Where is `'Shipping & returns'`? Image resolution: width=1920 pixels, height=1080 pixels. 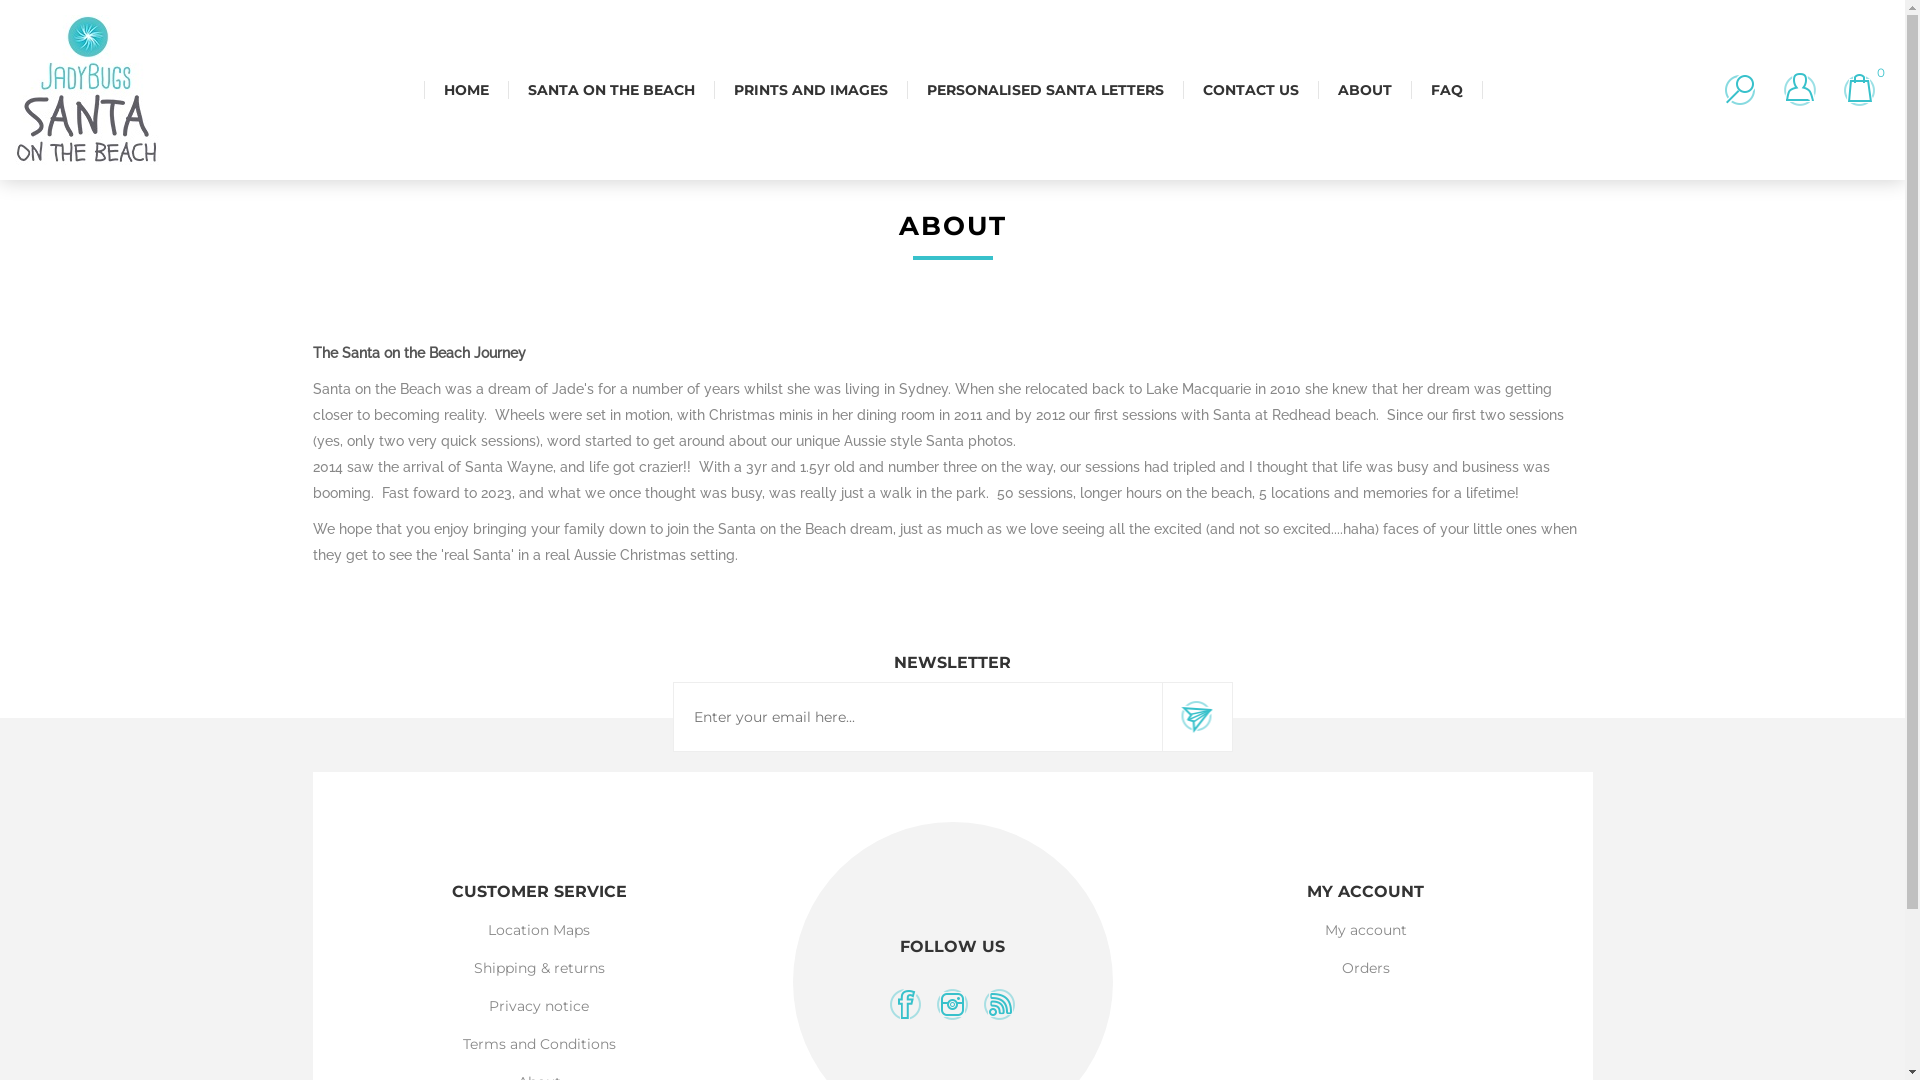 'Shipping & returns' is located at coordinates (539, 967).